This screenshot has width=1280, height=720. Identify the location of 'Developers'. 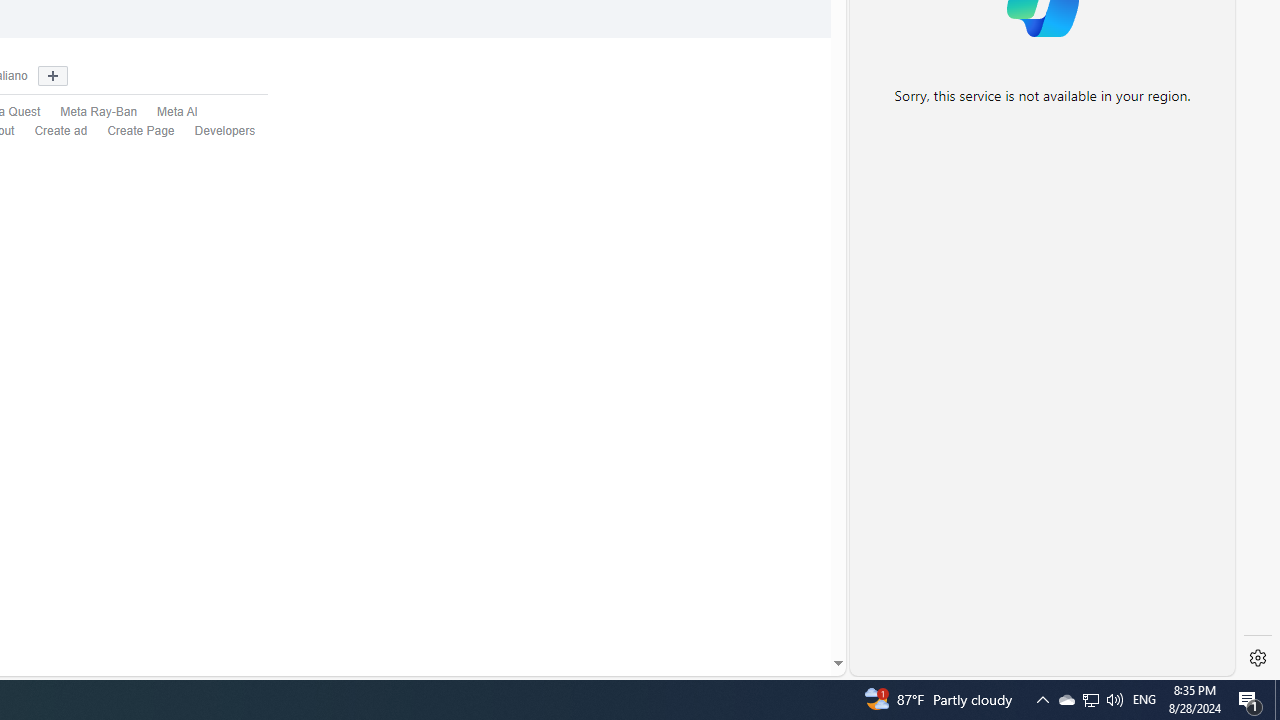
(215, 131).